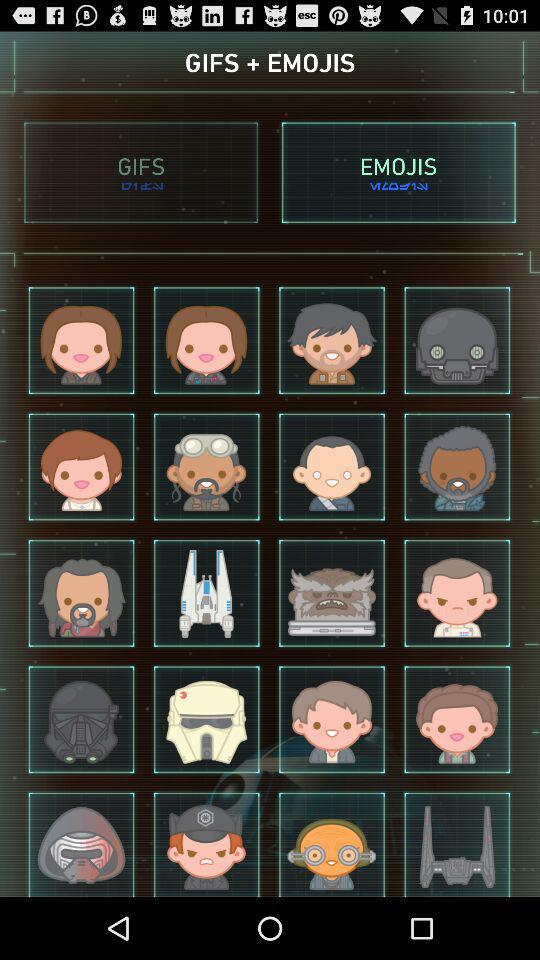 This screenshot has height=960, width=540. I want to click on the last image at the right corner in the bottom, so click(457, 842).